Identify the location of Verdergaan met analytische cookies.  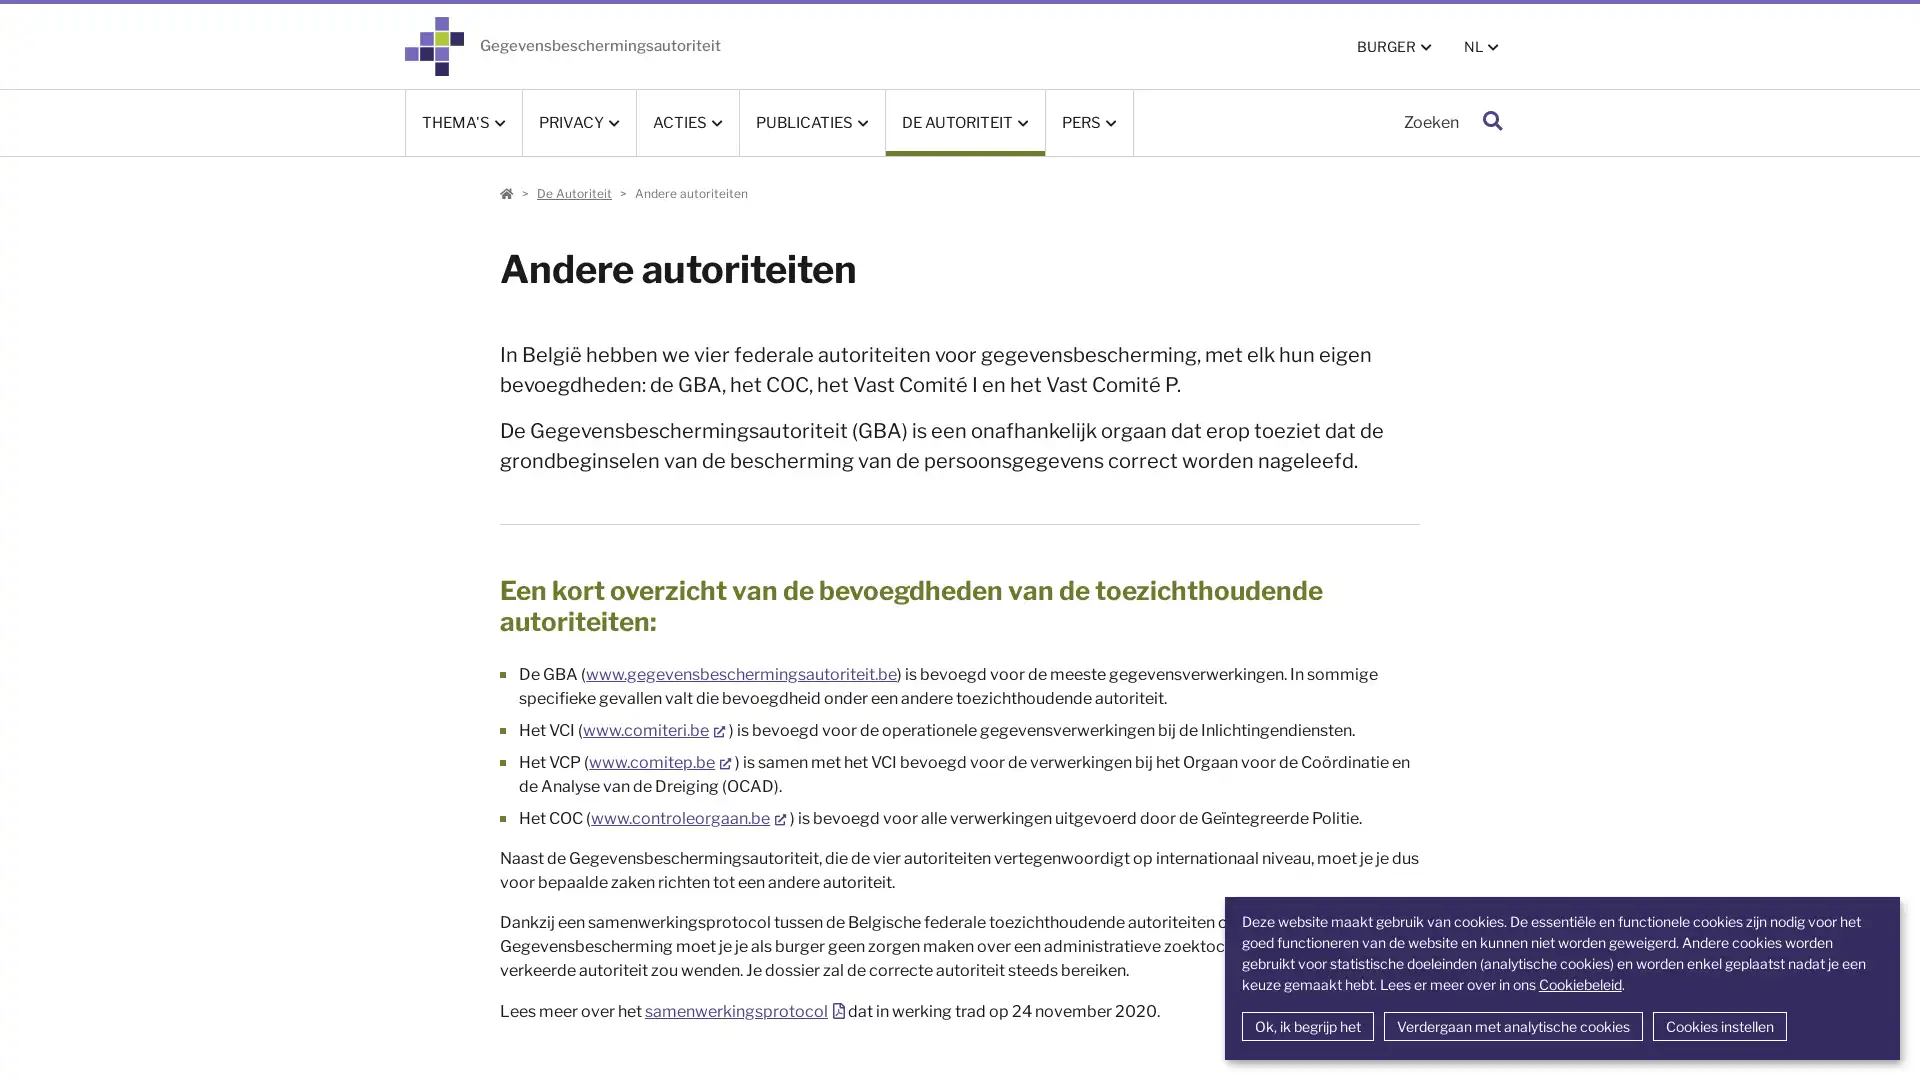
(1512, 1026).